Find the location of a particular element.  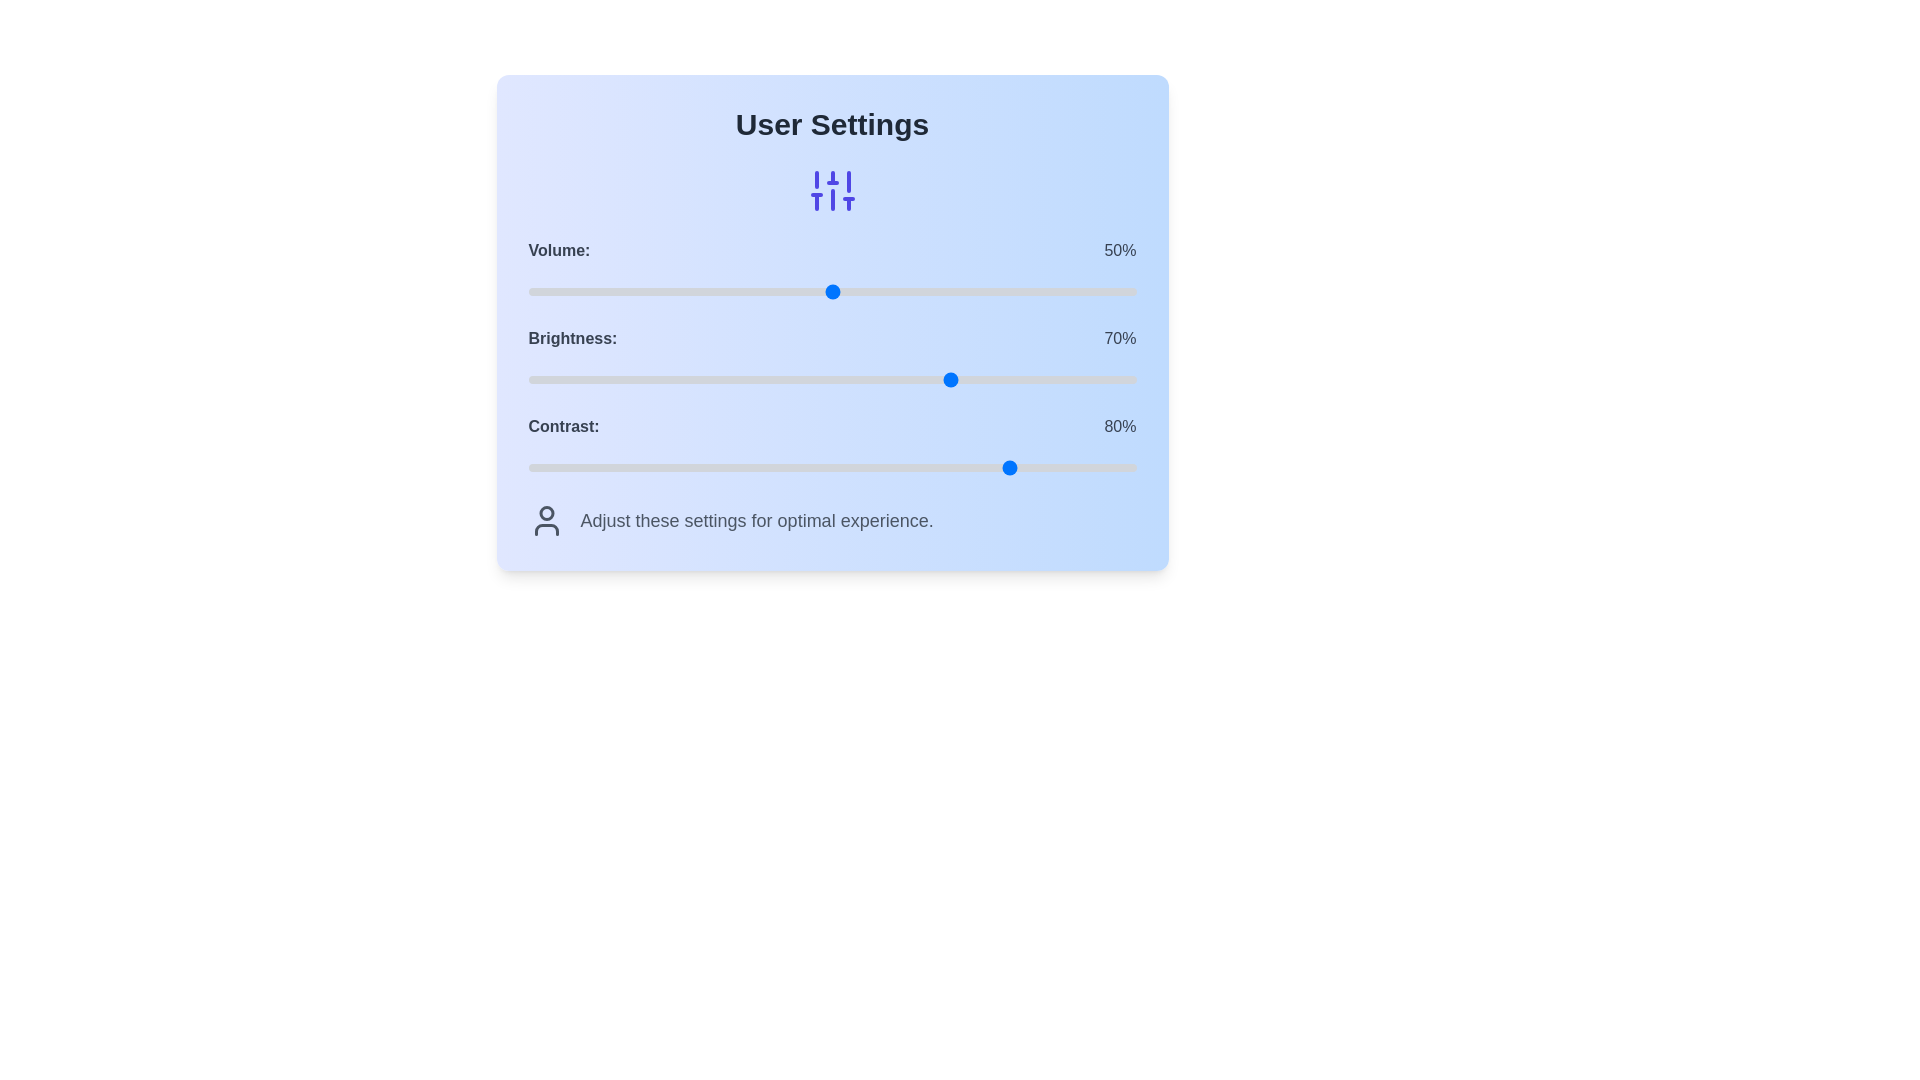

contrast is located at coordinates (1105, 467).